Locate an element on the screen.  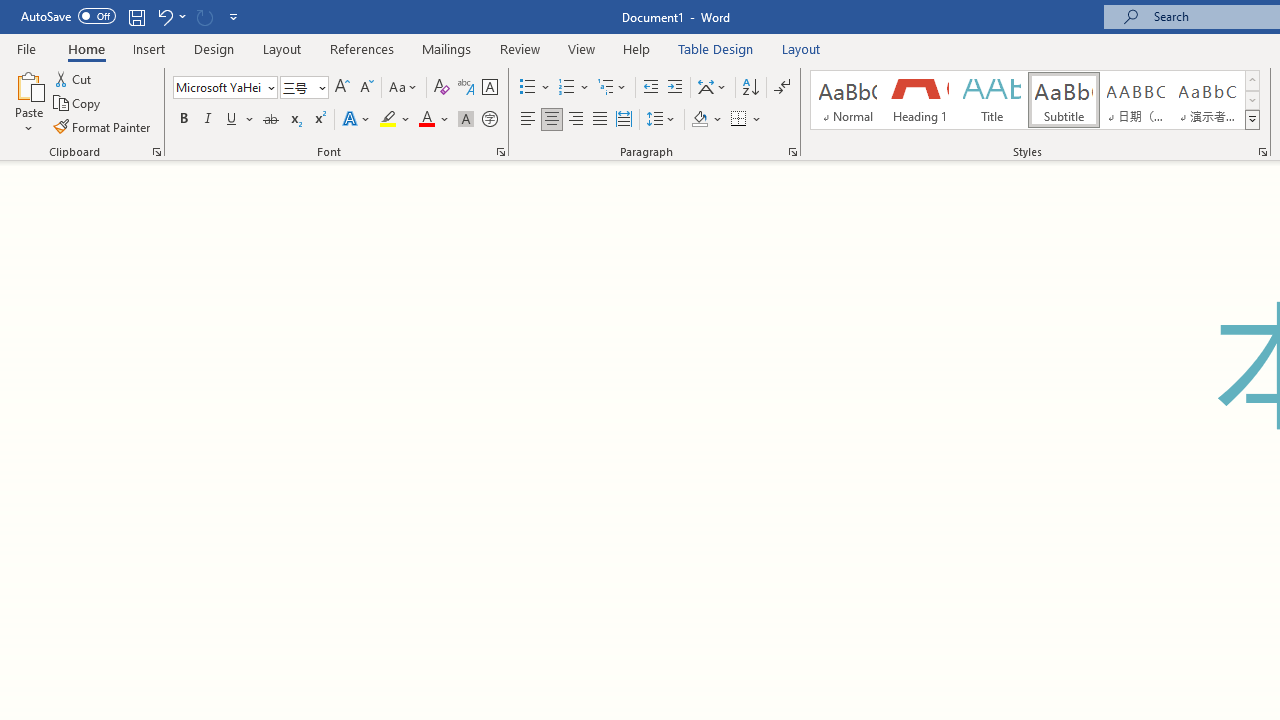
'Multilevel List' is located at coordinates (612, 86).